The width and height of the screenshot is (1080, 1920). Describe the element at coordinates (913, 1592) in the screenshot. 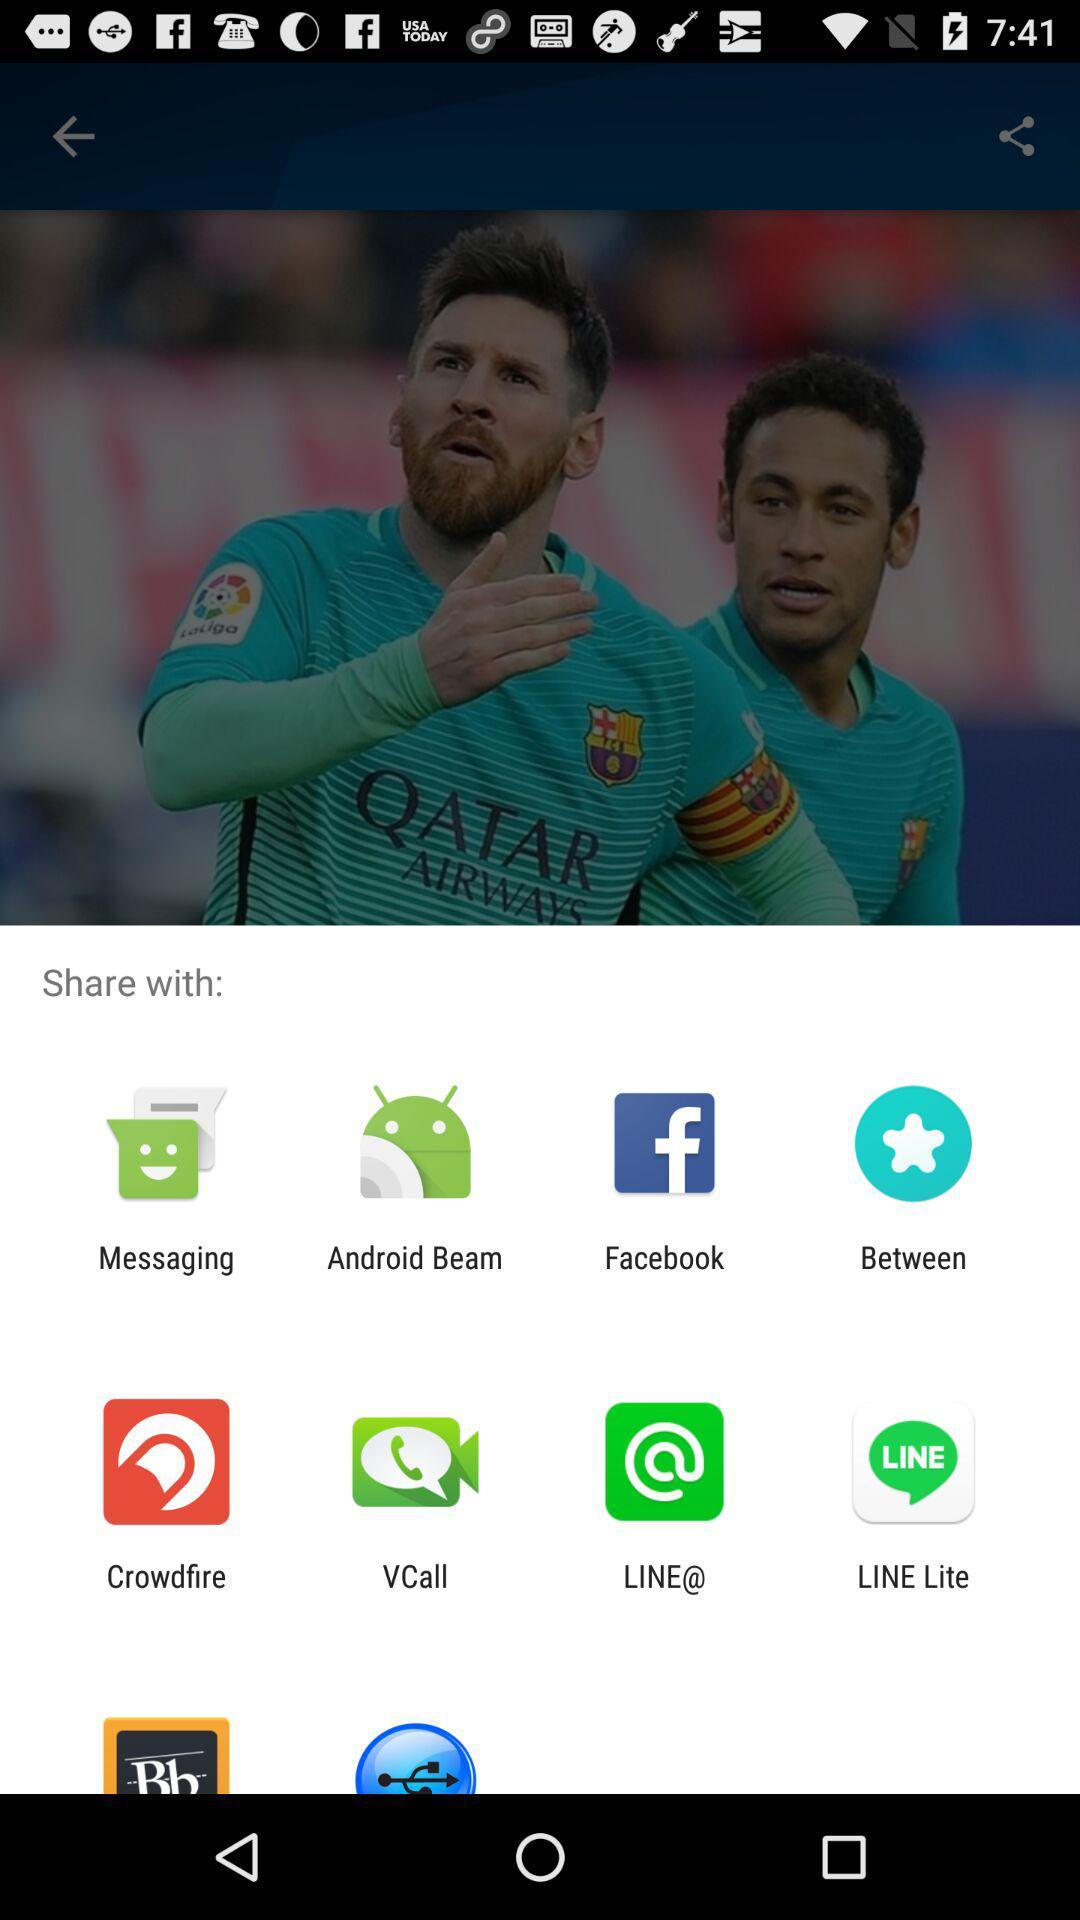

I see `the line lite icon` at that location.